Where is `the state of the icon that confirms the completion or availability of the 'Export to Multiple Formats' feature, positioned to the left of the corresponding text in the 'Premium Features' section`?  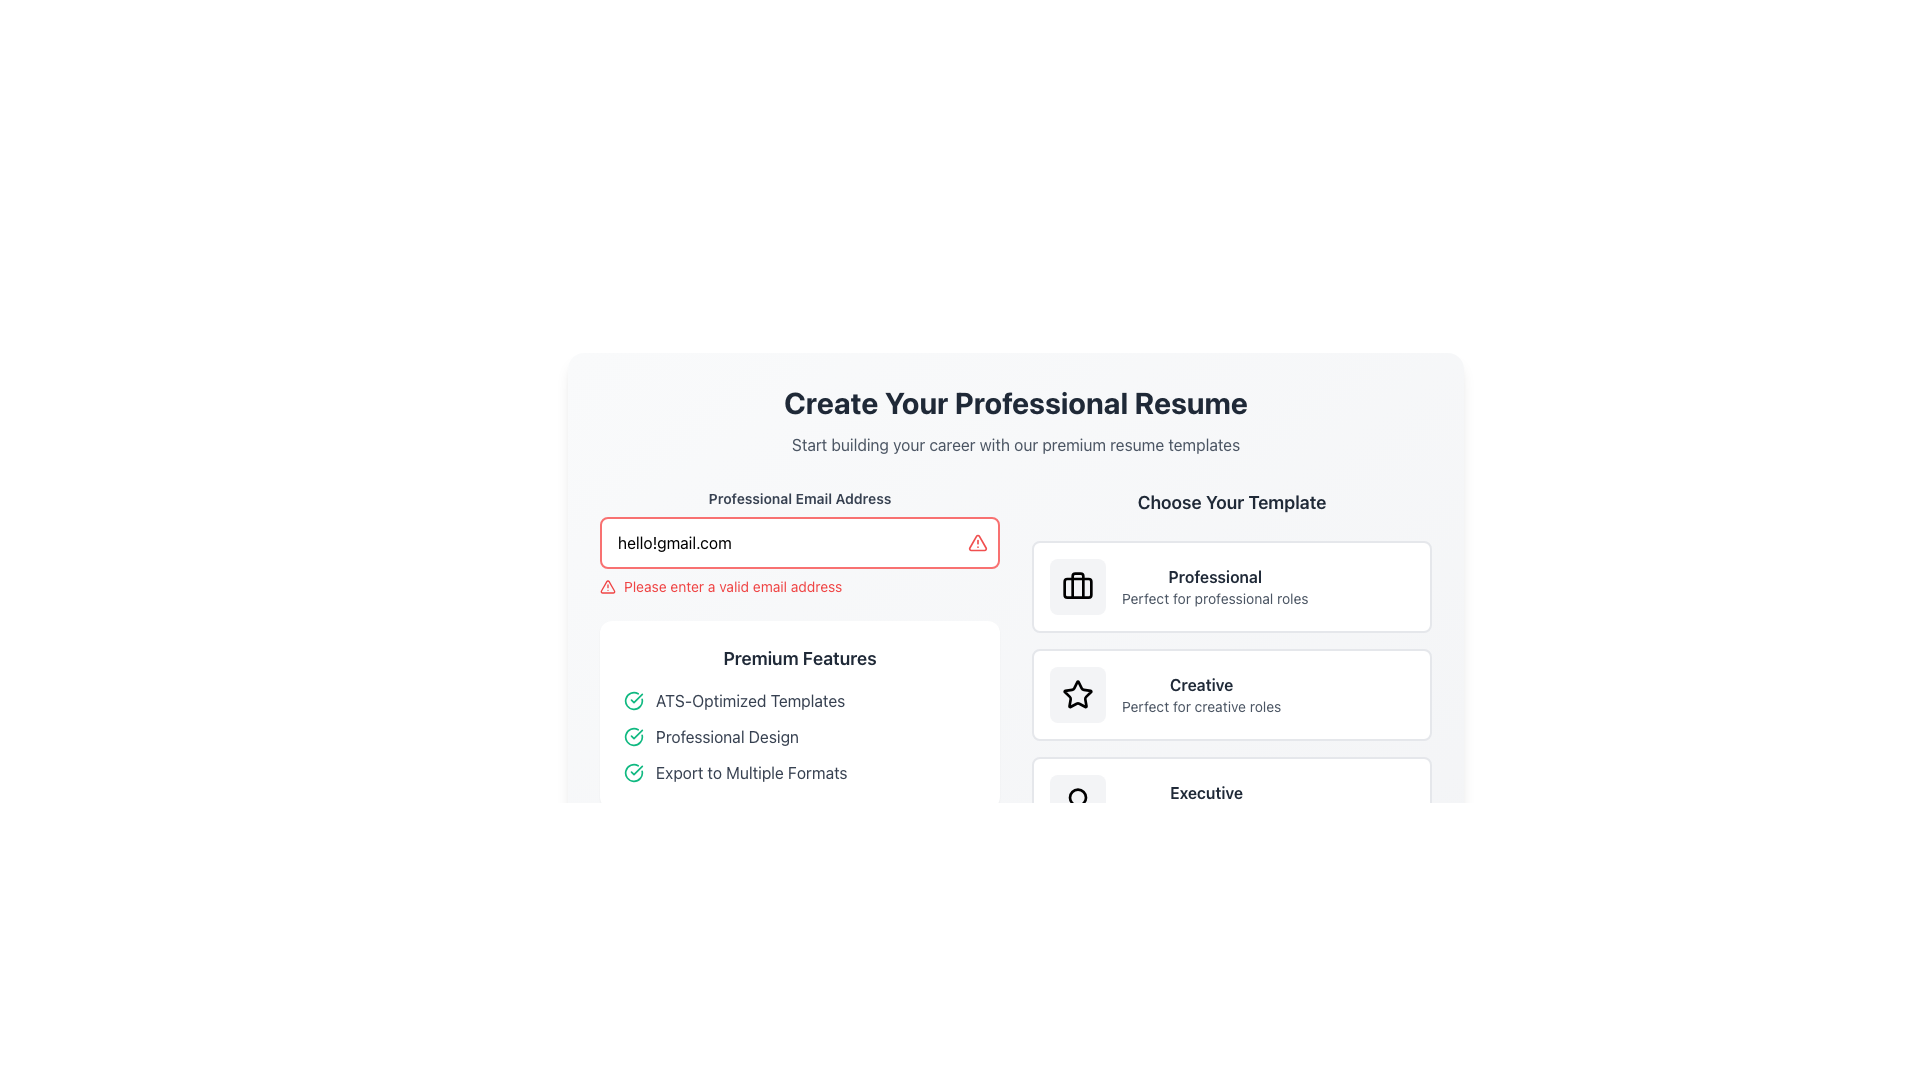
the state of the icon that confirms the completion or availability of the 'Export to Multiple Formats' feature, positioned to the left of the corresponding text in the 'Premium Features' section is located at coordinates (632, 771).